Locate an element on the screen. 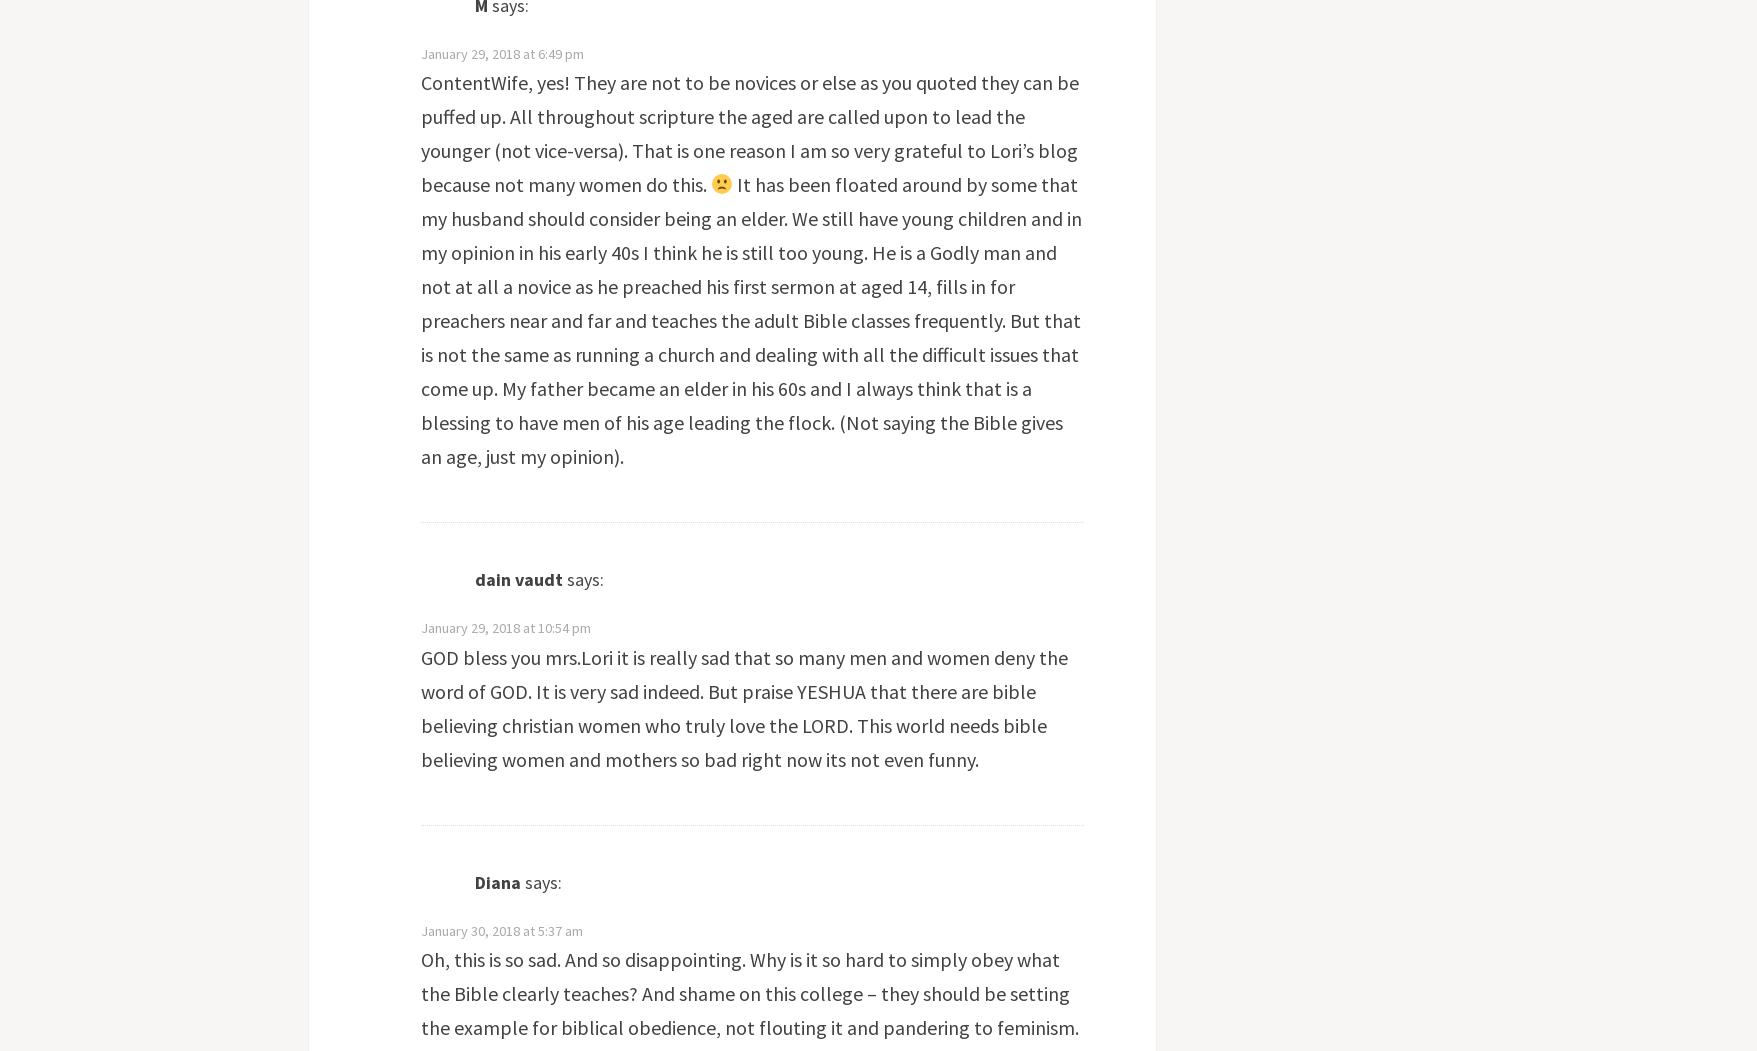 The height and width of the screenshot is (1051, 1757). 'Diana' is located at coordinates (496, 880).